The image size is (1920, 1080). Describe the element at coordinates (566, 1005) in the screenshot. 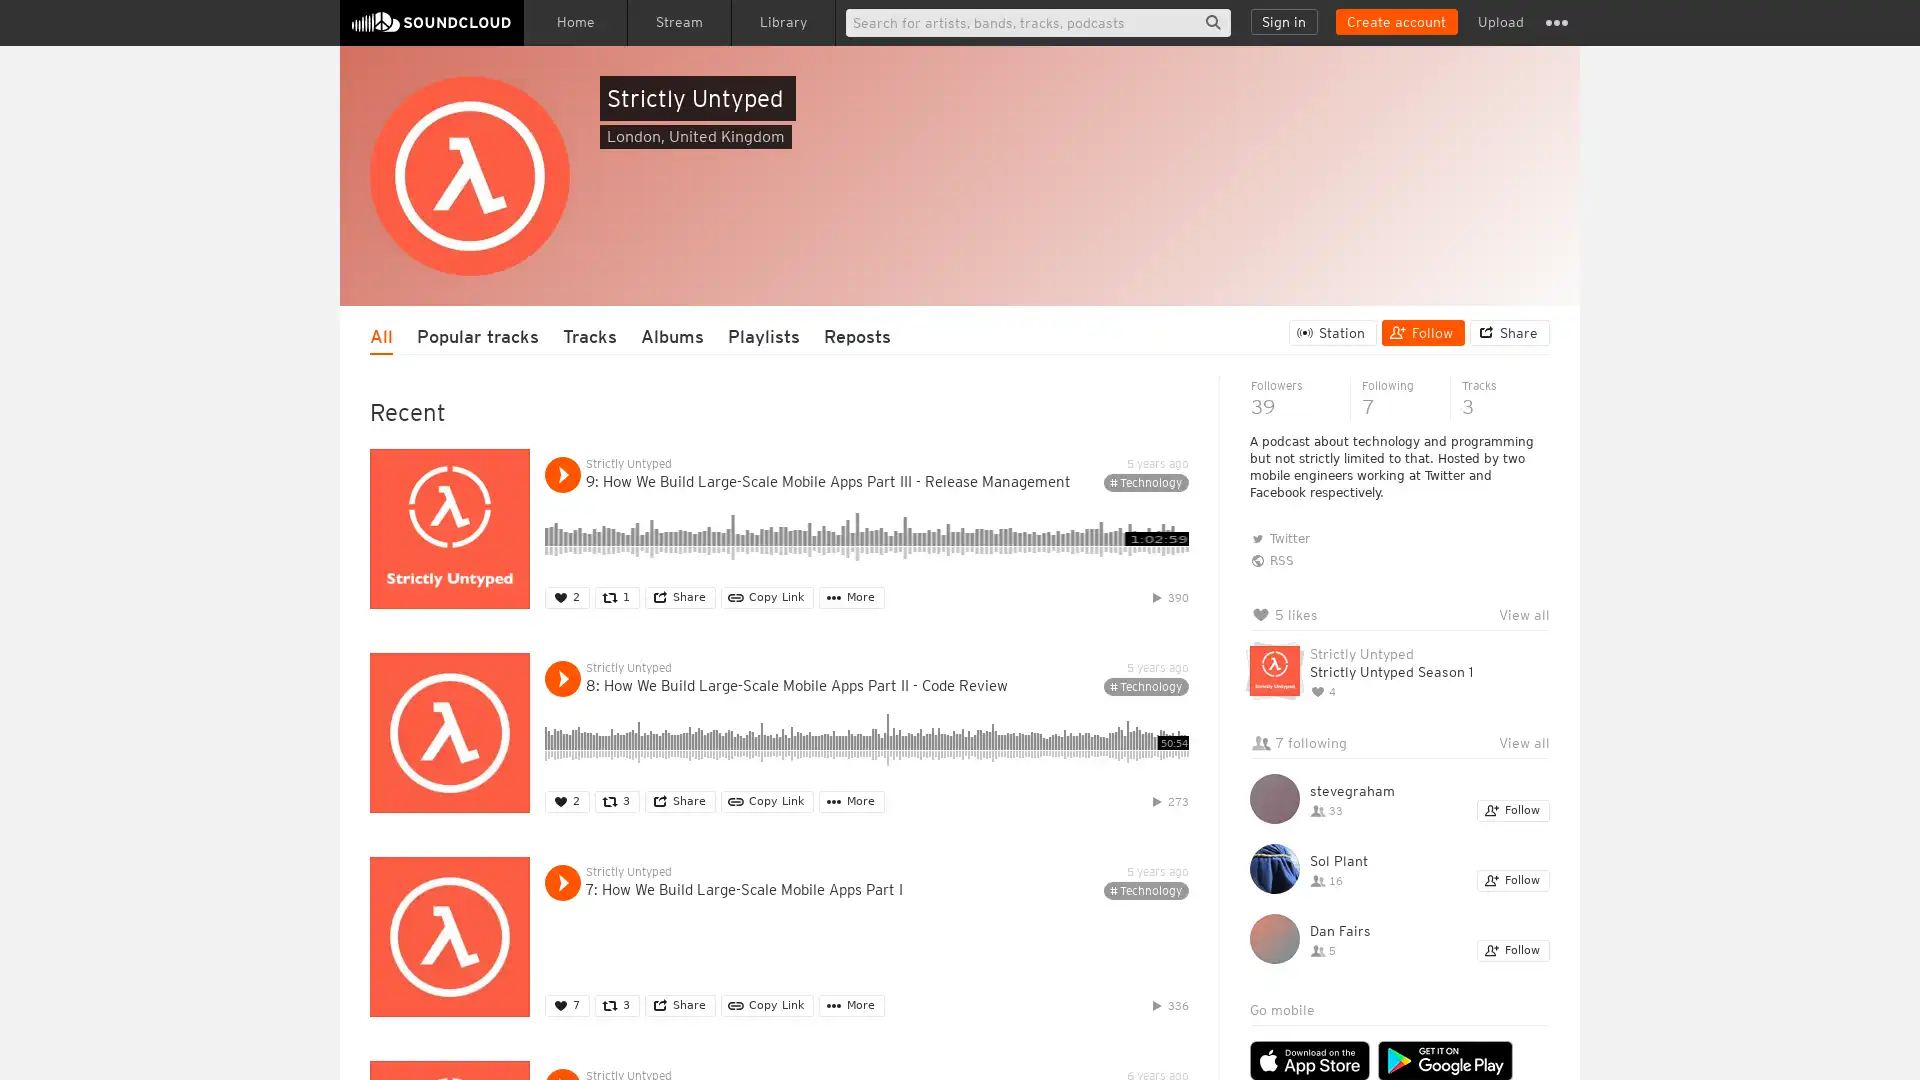

I see `Like` at that location.